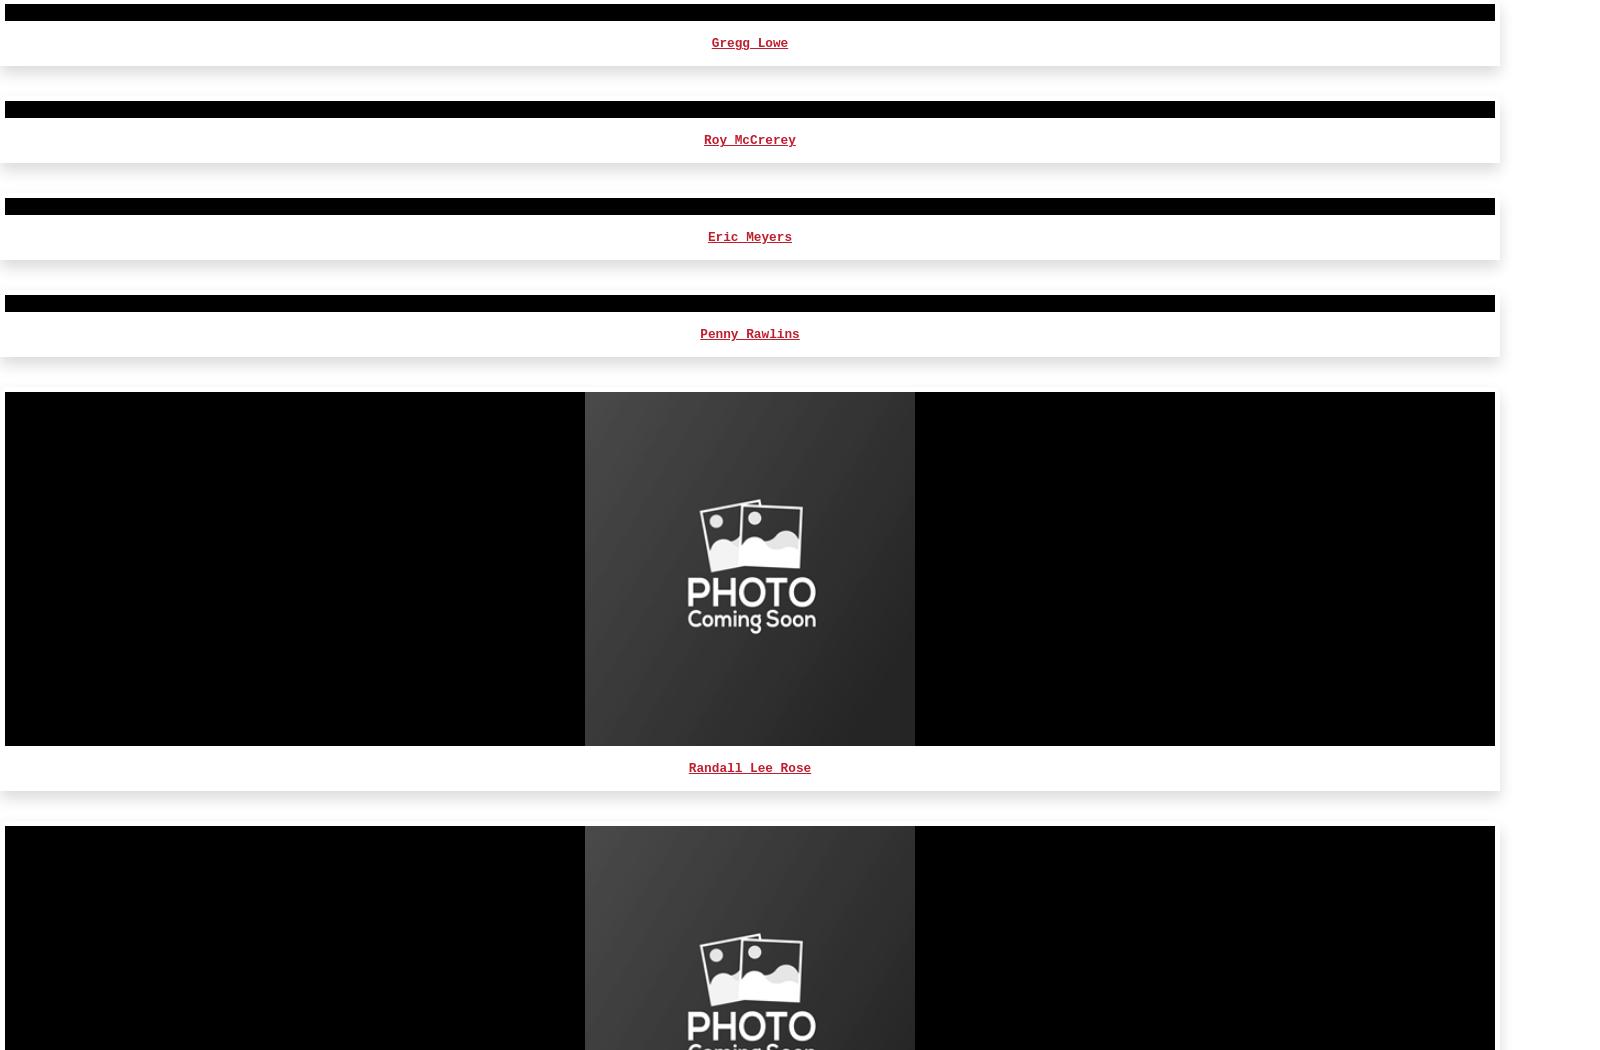 The height and width of the screenshot is (1050, 1600). What do you see at coordinates (749, 203) in the screenshot?
I see `'Devora Wilde'` at bounding box center [749, 203].